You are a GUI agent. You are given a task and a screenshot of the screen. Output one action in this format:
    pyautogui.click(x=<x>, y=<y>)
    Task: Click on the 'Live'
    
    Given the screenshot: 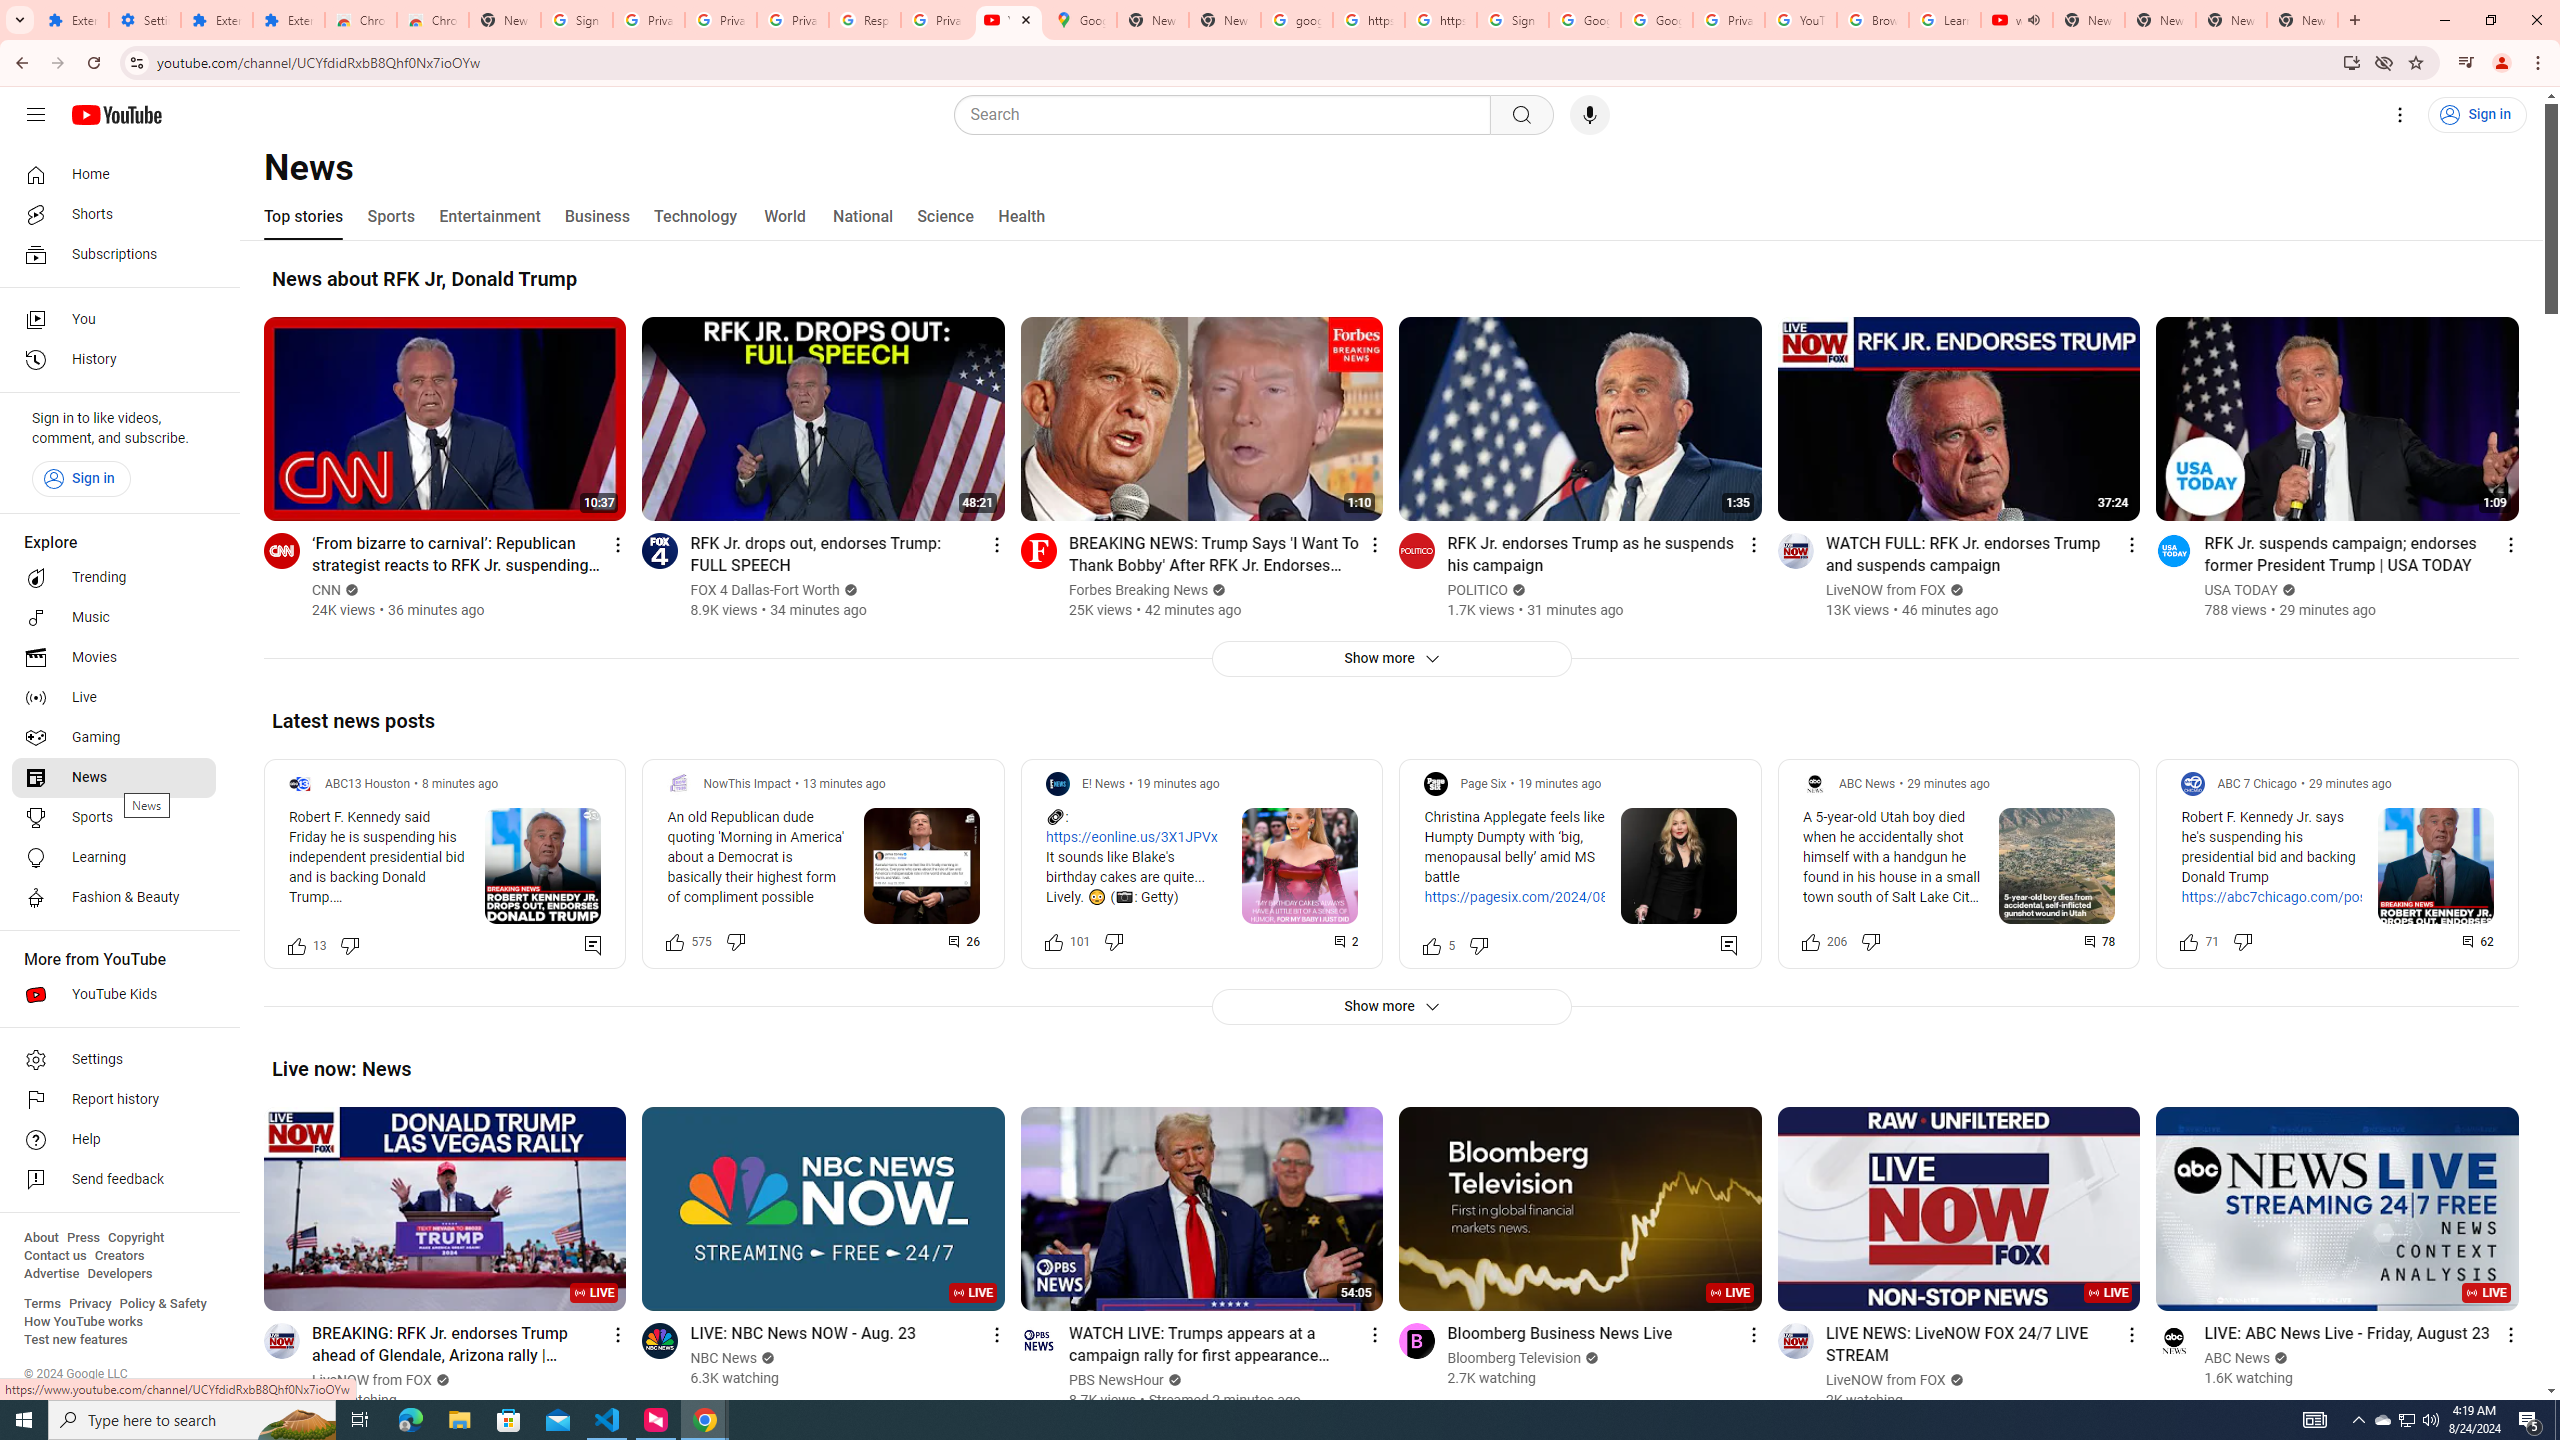 What is the action you would take?
    pyautogui.click(x=113, y=697)
    